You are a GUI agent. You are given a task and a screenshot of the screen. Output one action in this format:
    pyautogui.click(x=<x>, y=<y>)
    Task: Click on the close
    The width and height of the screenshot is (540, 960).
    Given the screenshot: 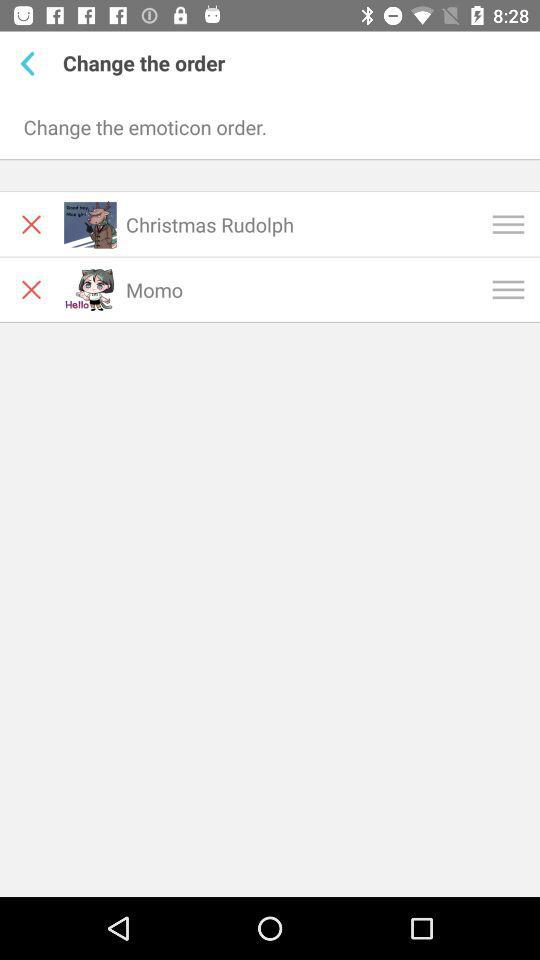 What is the action you would take?
    pyautogui.click(x=30, y=224)
    